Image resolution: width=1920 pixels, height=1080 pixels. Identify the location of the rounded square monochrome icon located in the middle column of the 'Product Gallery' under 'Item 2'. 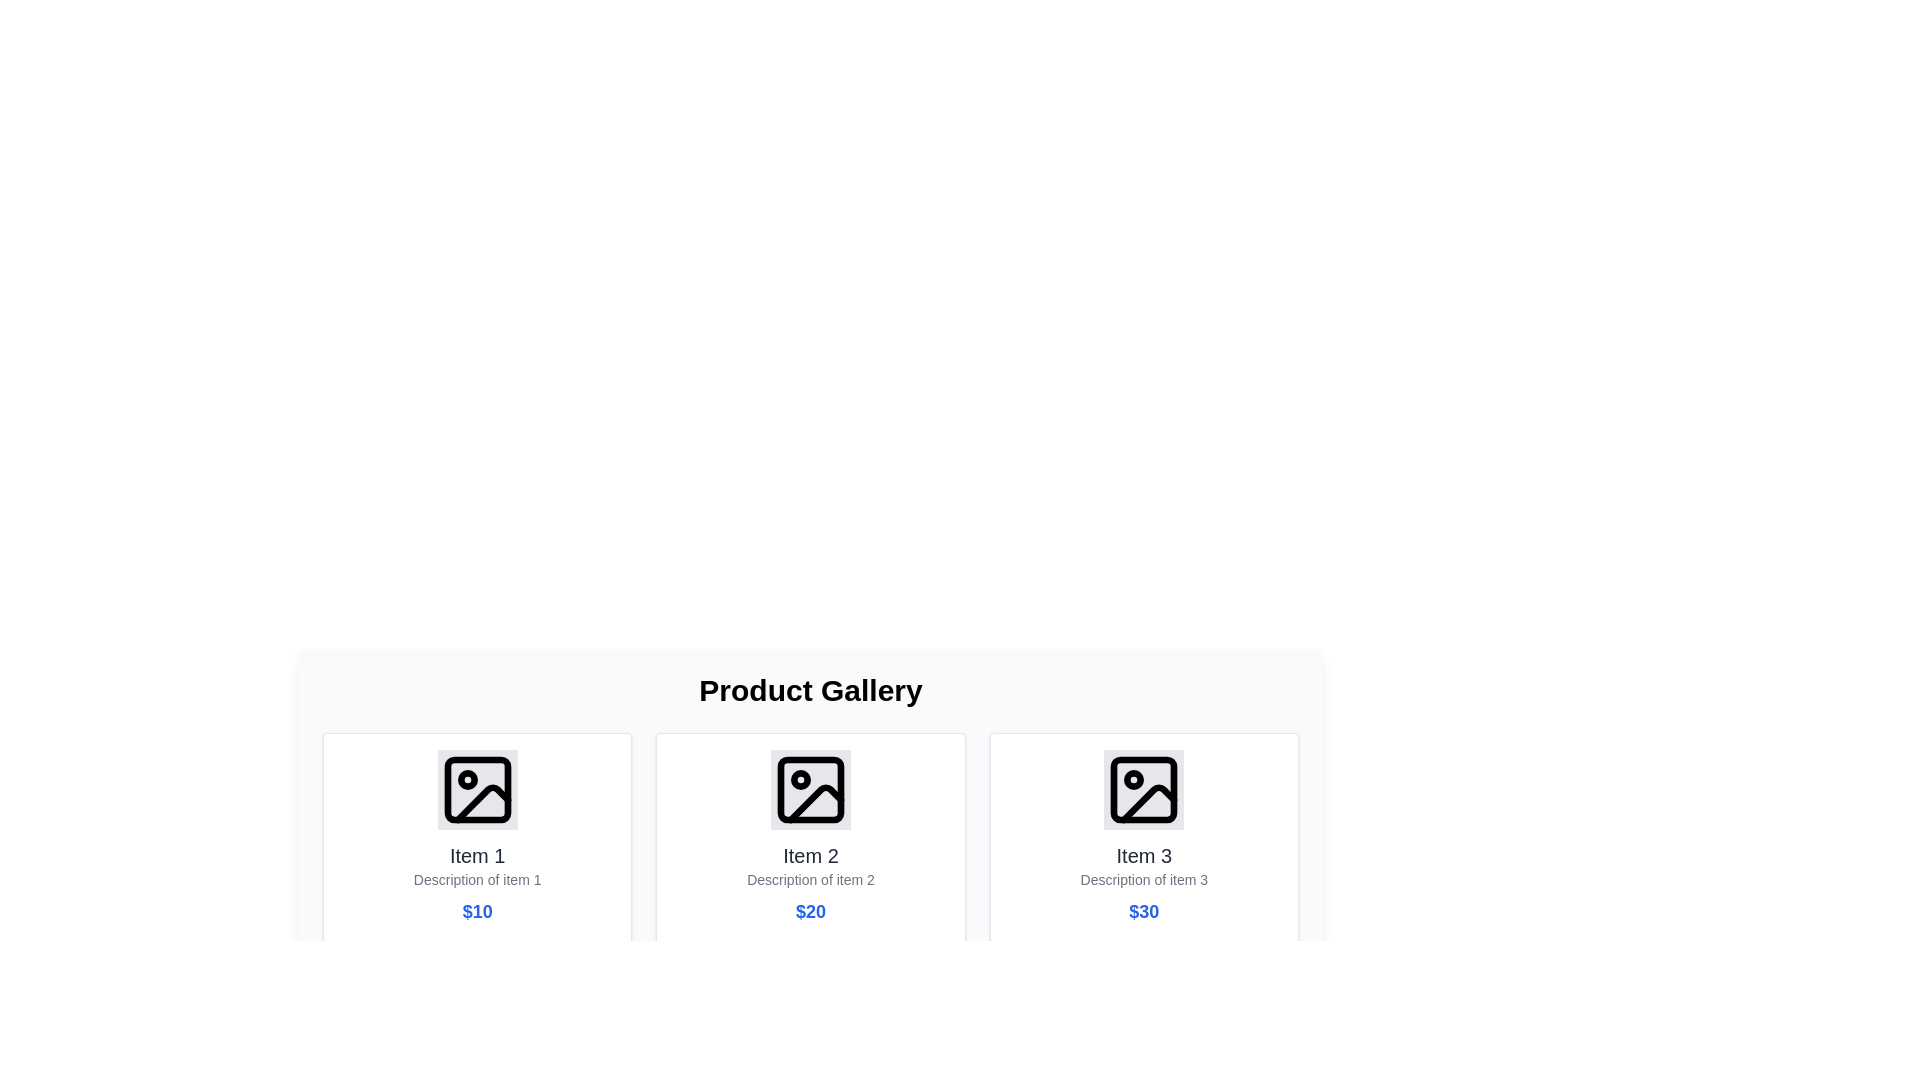
(811, 789).